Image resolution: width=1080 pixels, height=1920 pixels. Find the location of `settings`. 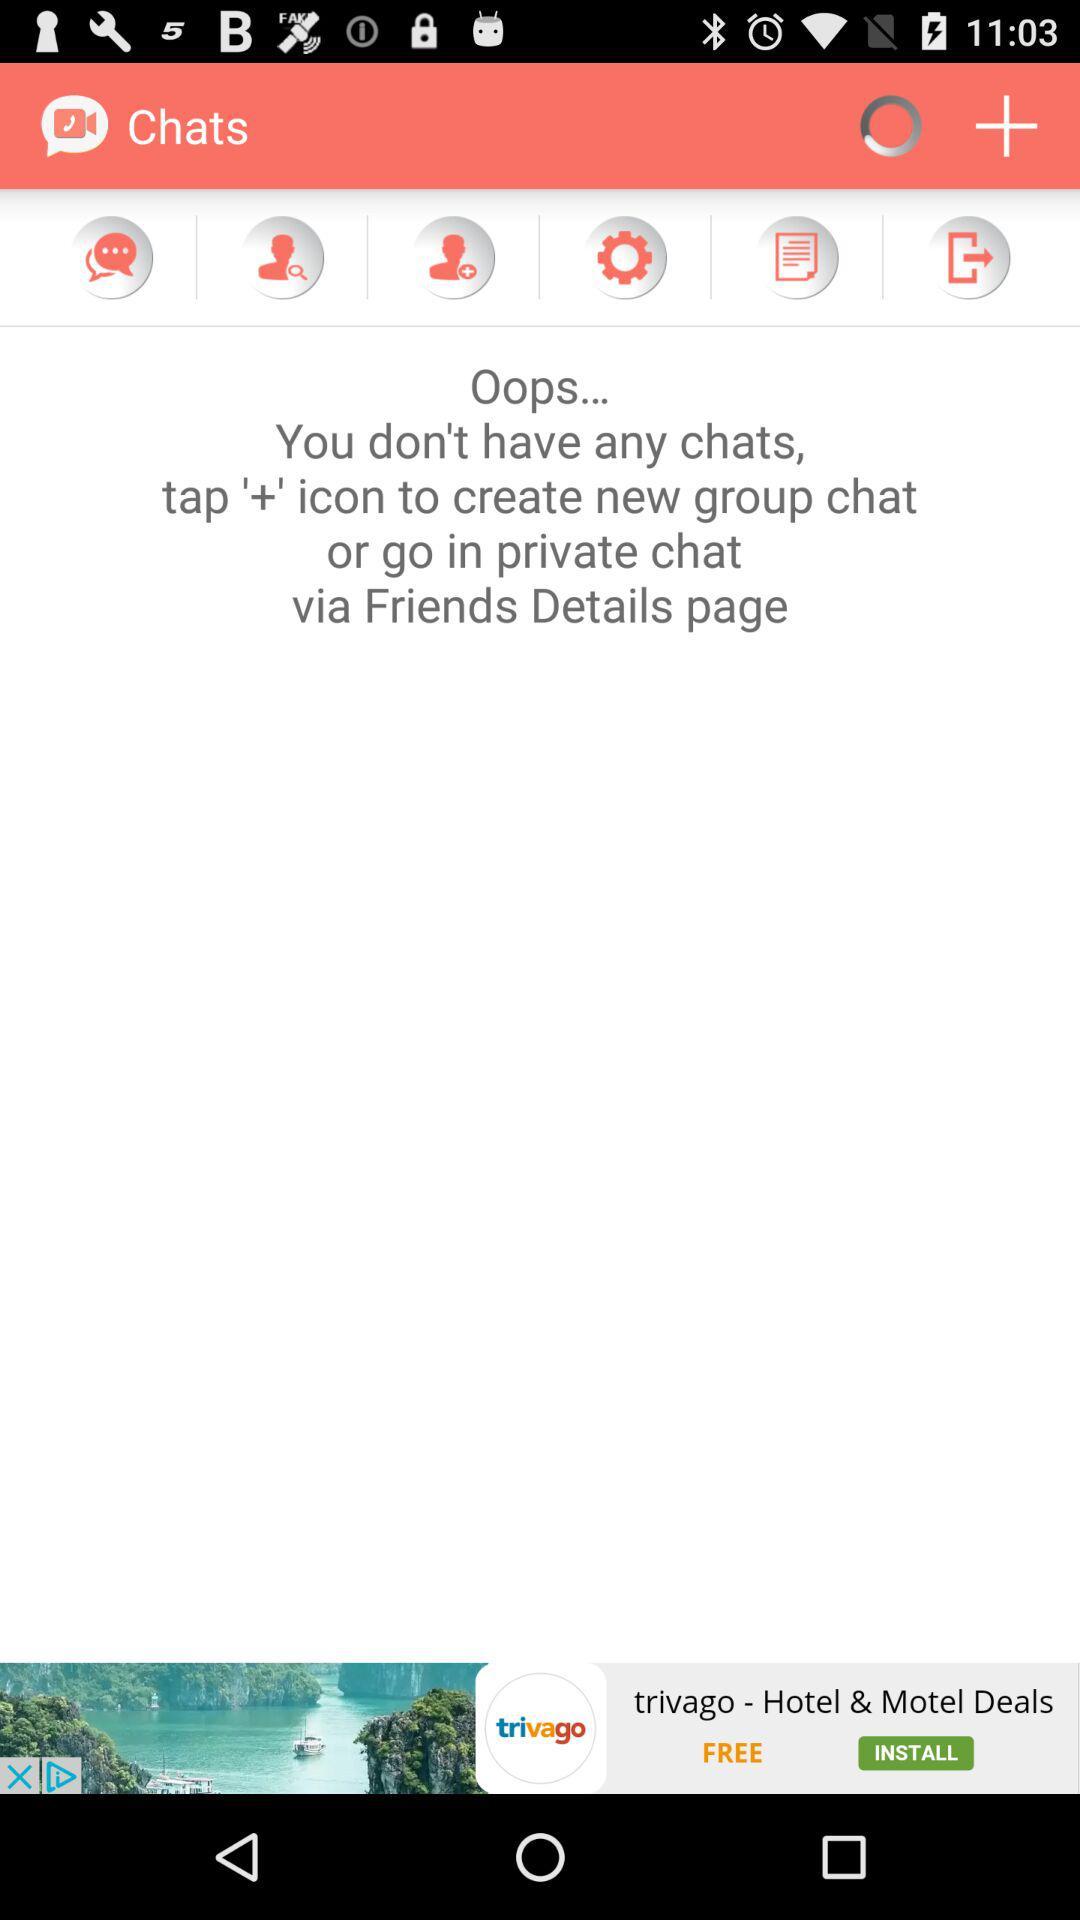

settings is located at coordinates (623, 256).